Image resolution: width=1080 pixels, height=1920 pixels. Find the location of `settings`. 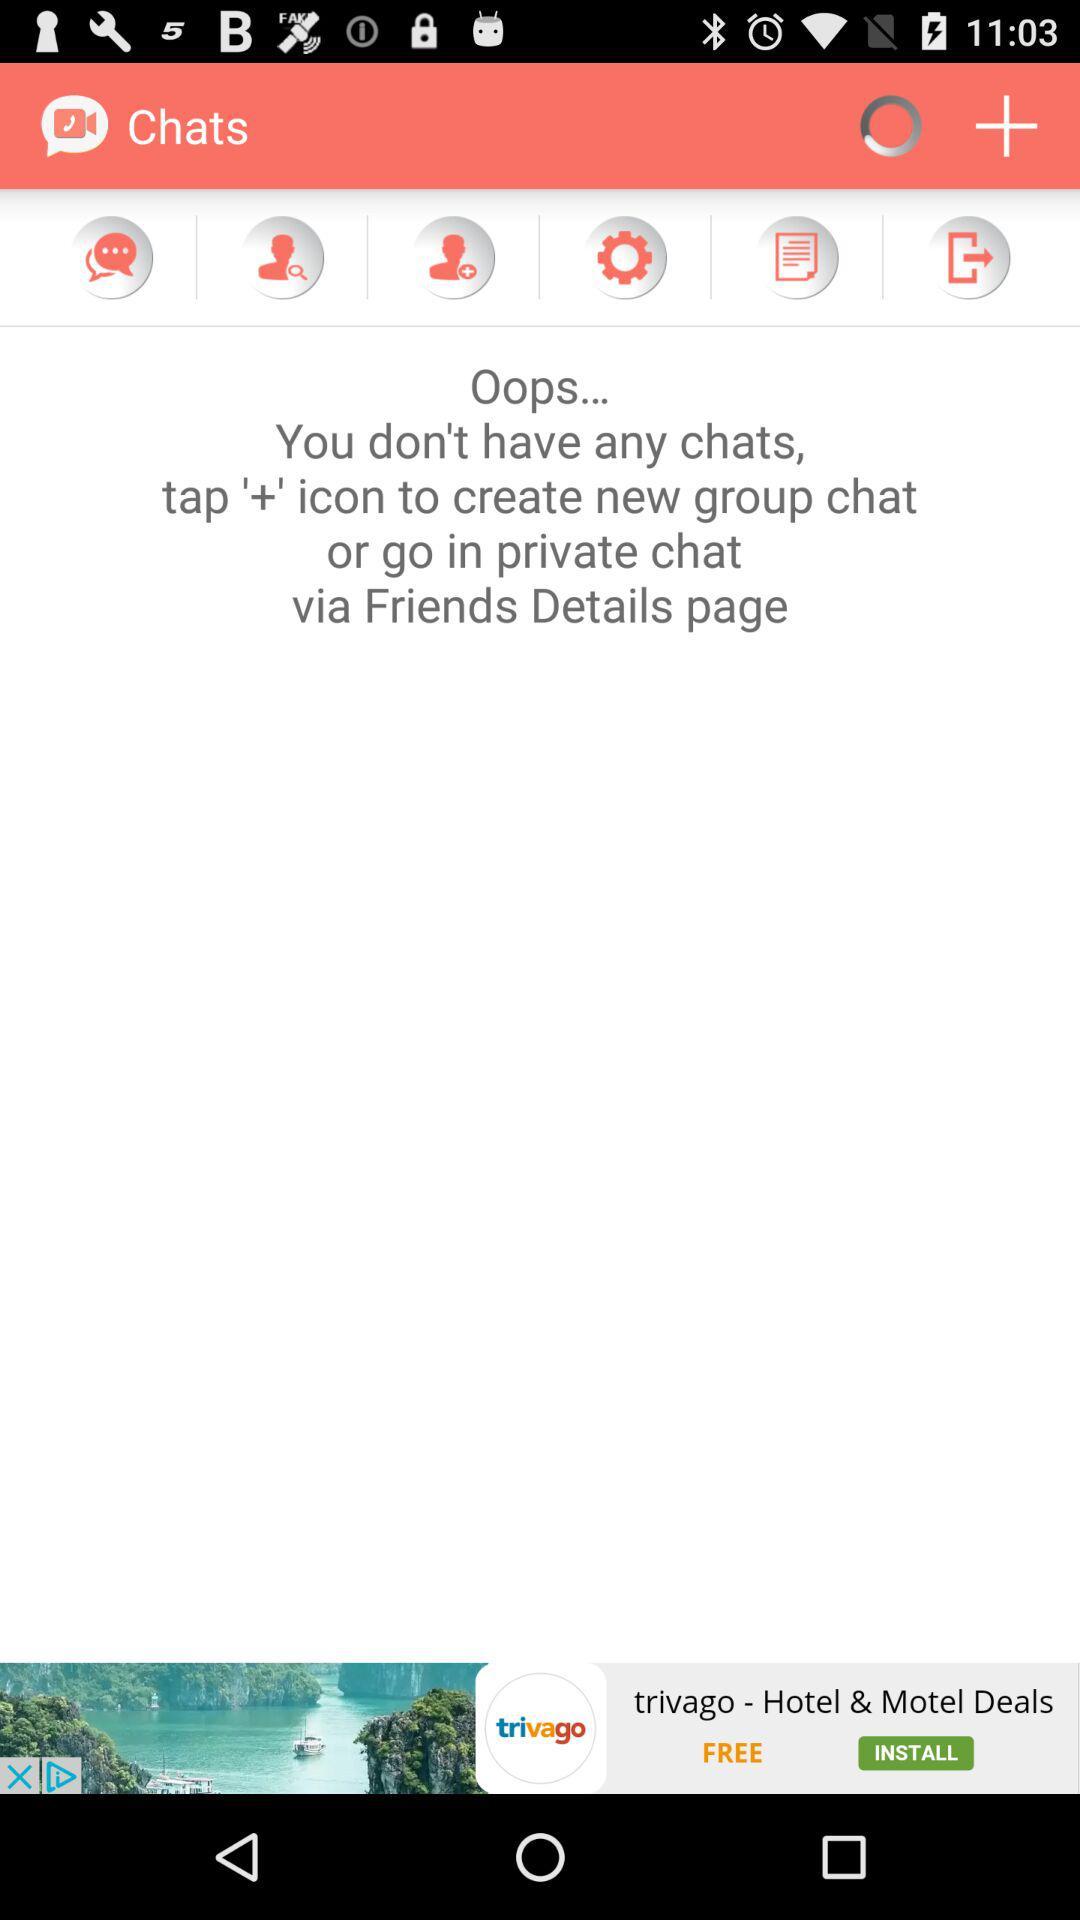

settings is located at coordinates (623, 256).